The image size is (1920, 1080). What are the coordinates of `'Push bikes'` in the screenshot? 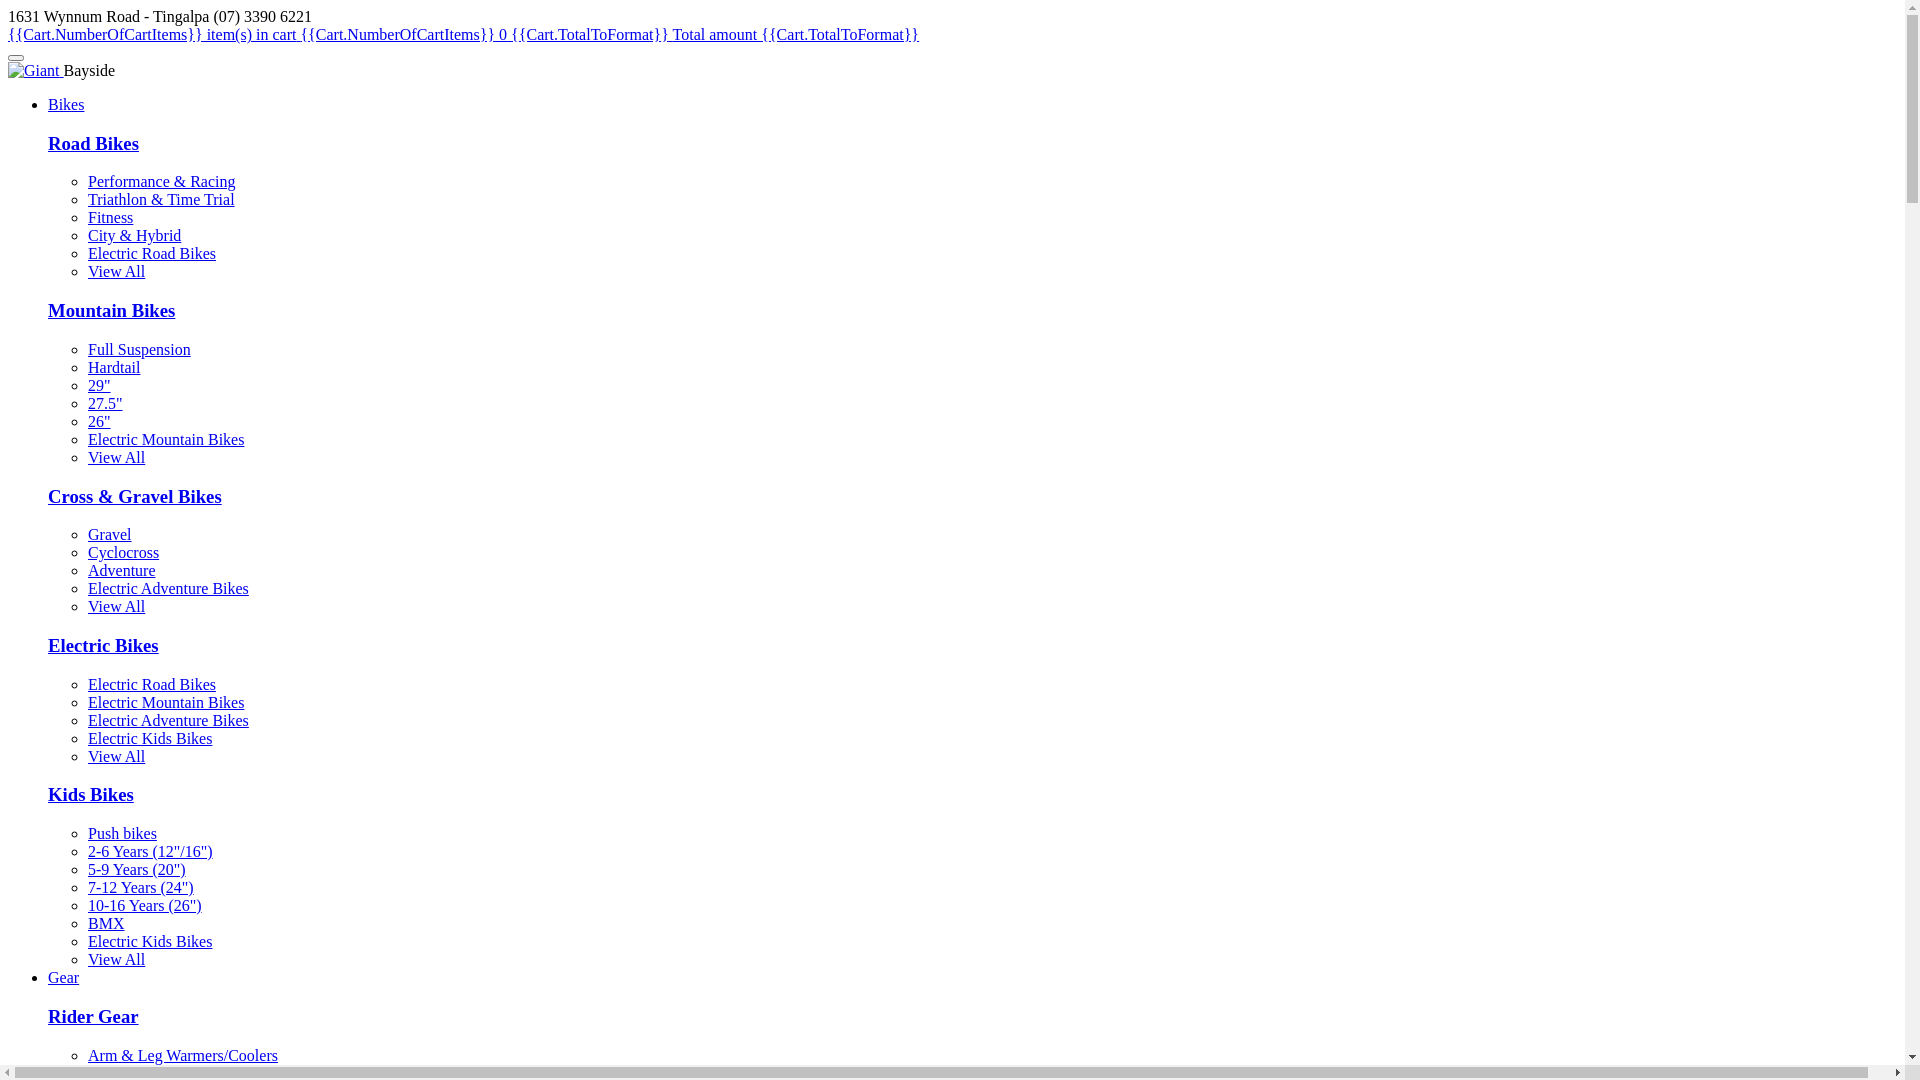 It's located at (86, 833).